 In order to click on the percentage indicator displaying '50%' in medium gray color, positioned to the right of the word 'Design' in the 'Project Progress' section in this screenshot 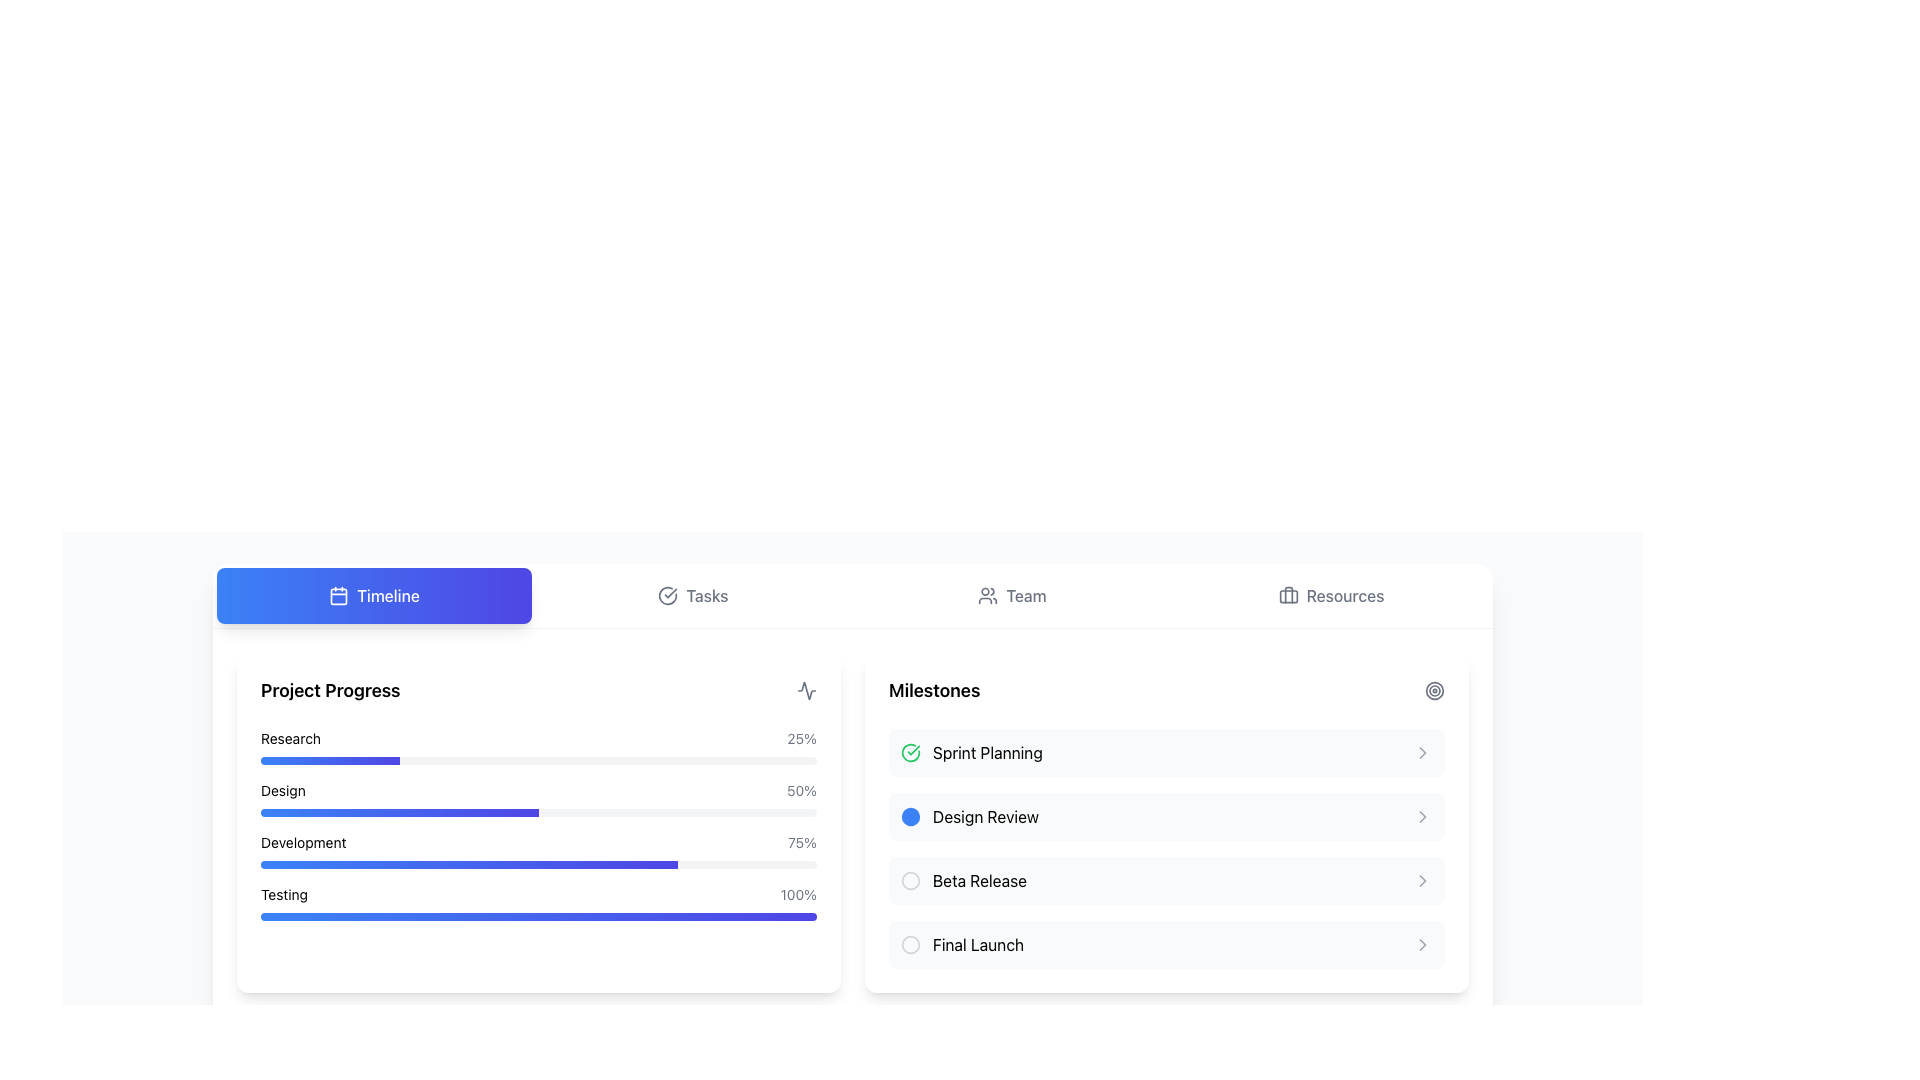, I will do `click(801, 789)`.